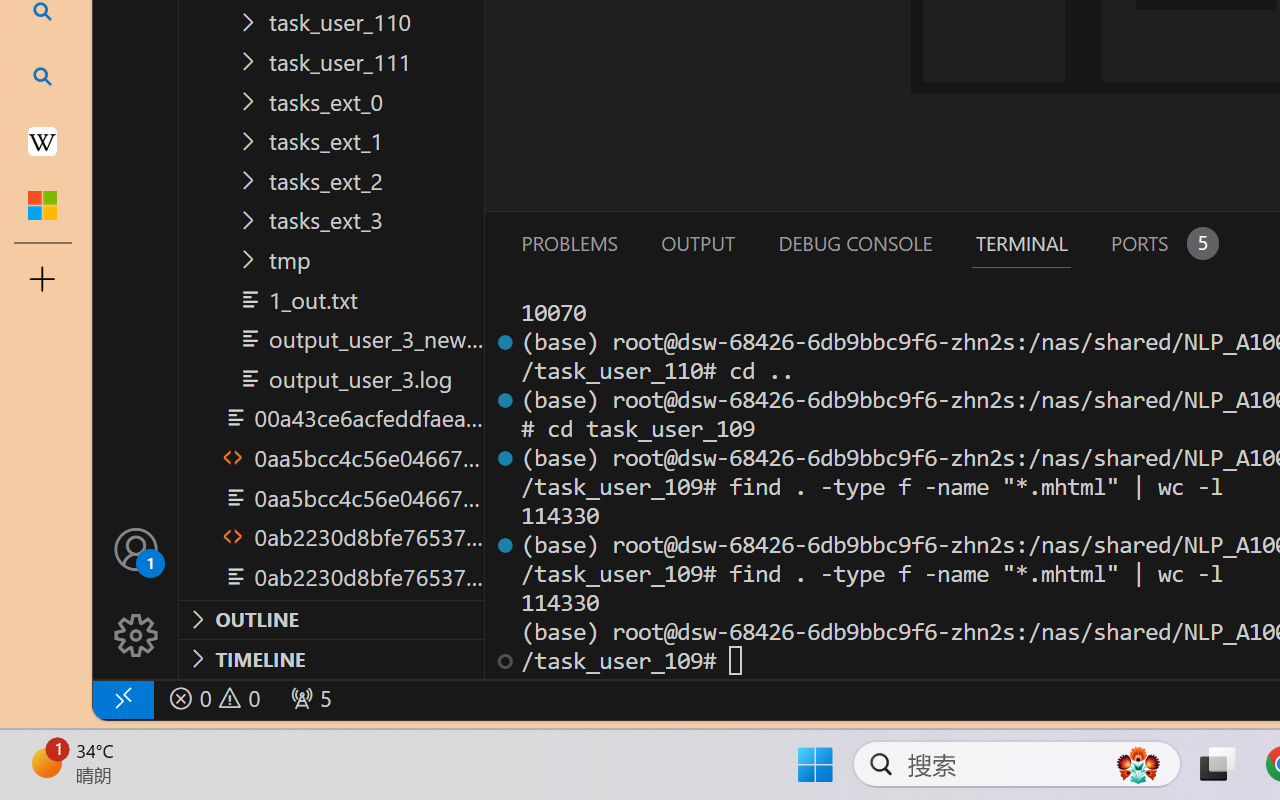 The height and width of the screenshot is (800, 1280). I want to click on 'remote', so click(121, 698).